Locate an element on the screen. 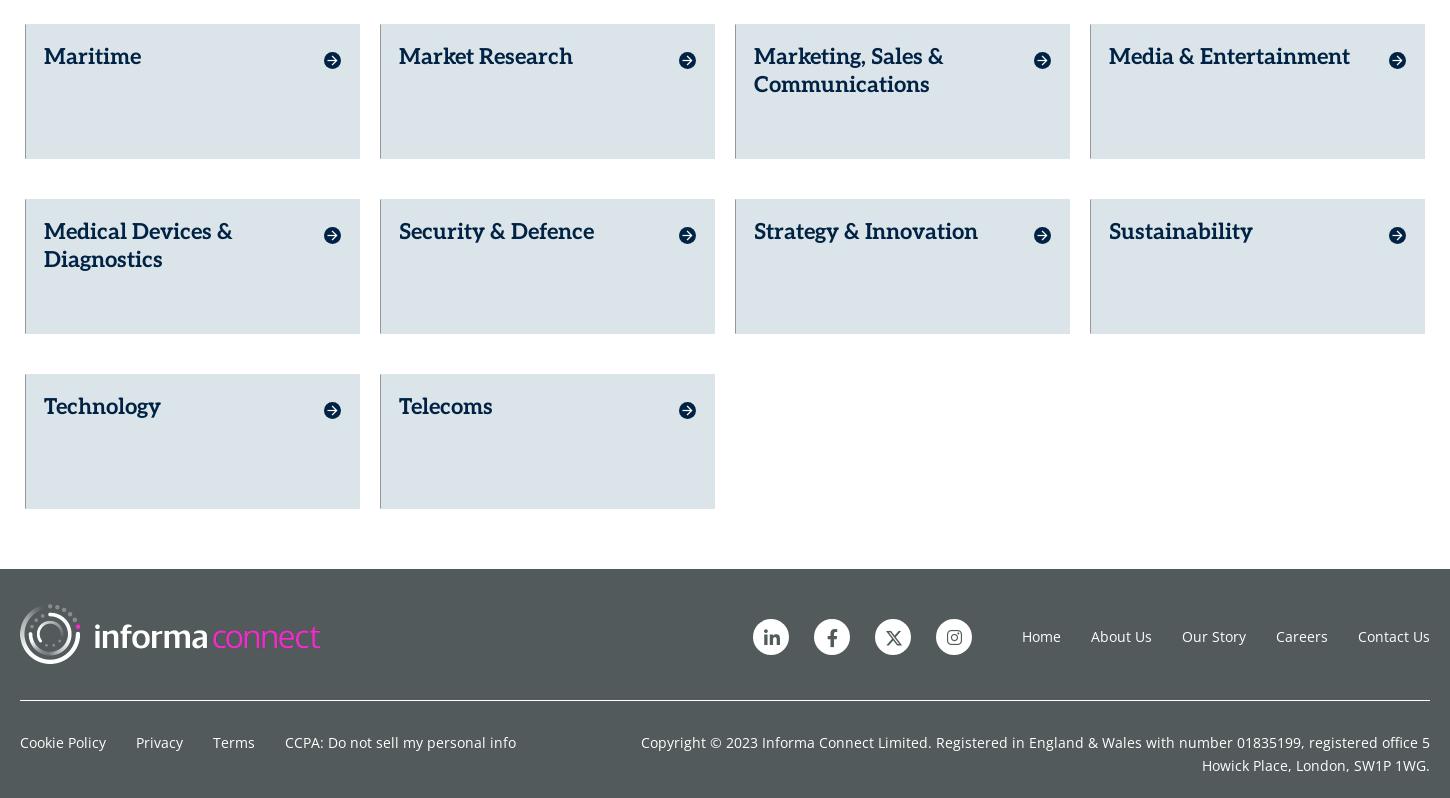 The width and height of the screenshot is (1450, 798). 'Terms' is located at coordinates (233, 733).